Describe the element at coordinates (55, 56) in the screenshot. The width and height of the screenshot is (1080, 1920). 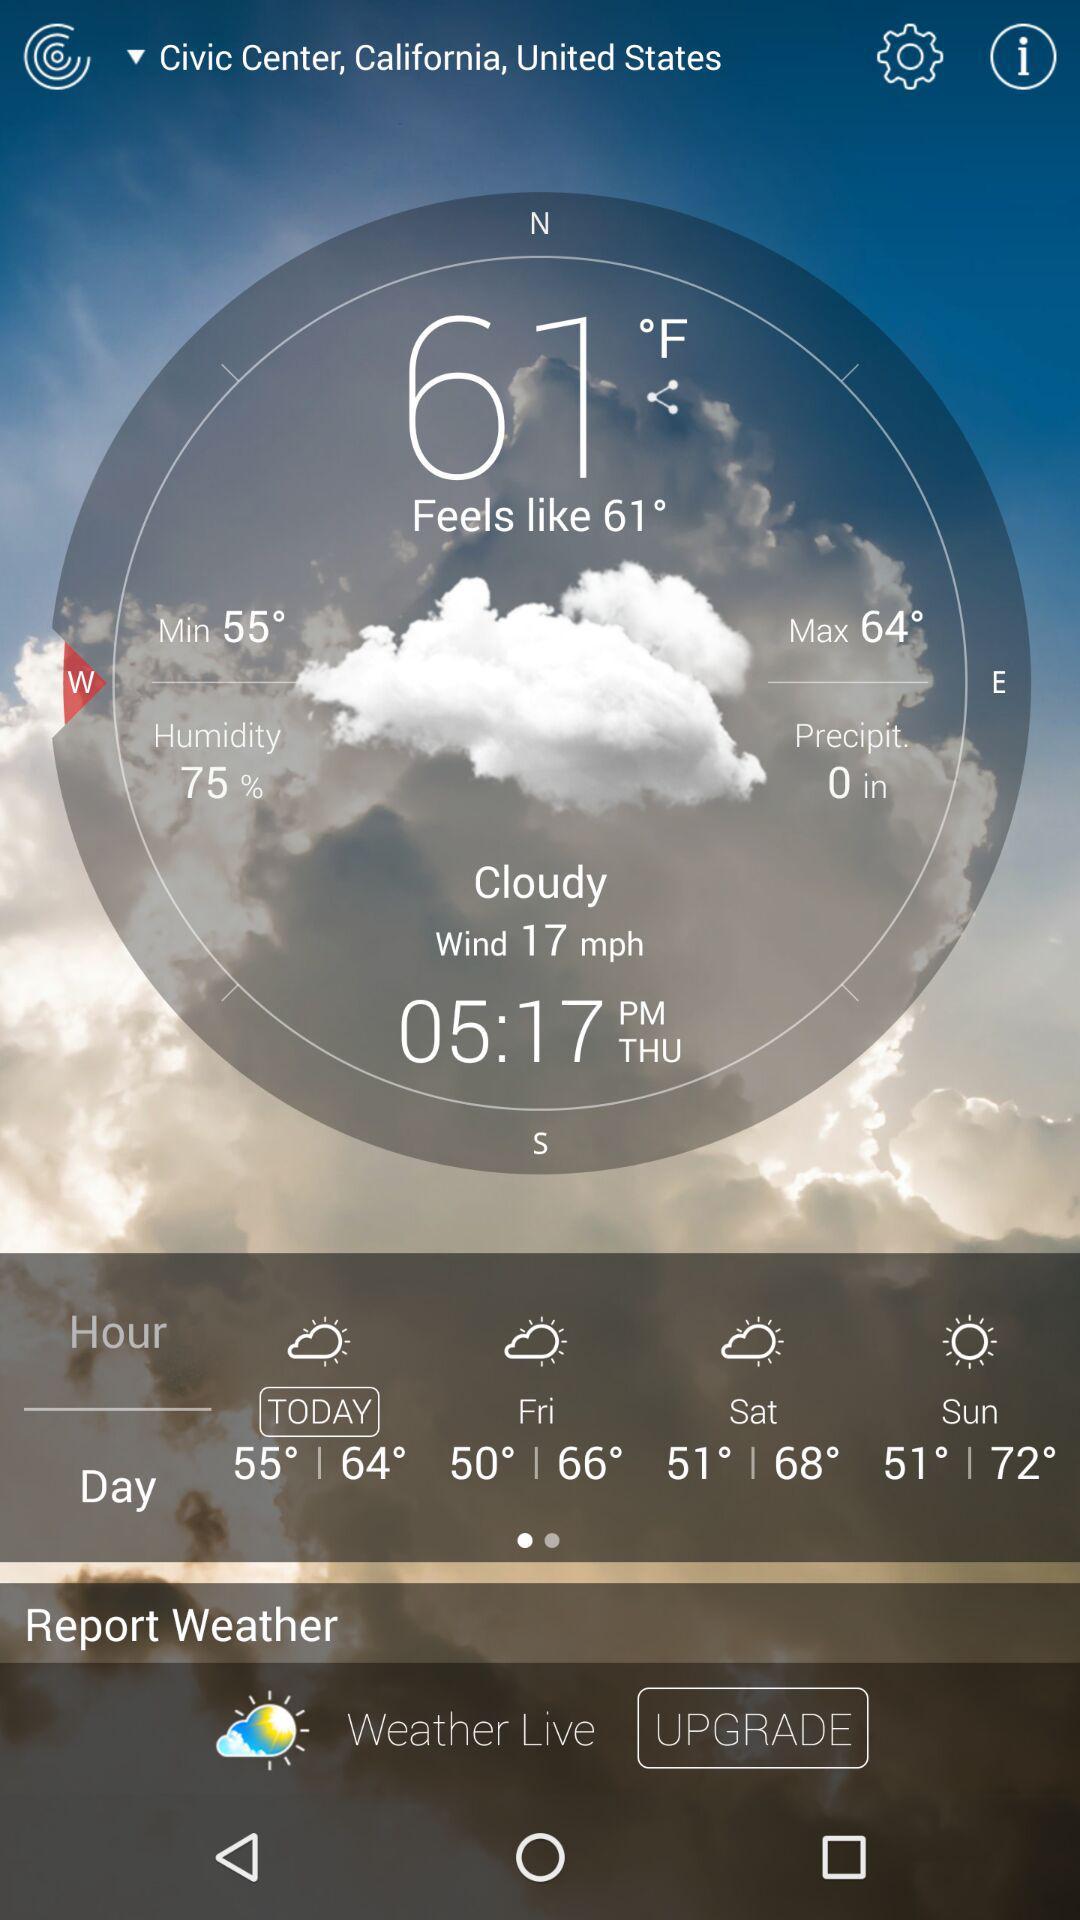
I see `the visibility icon` at that location.